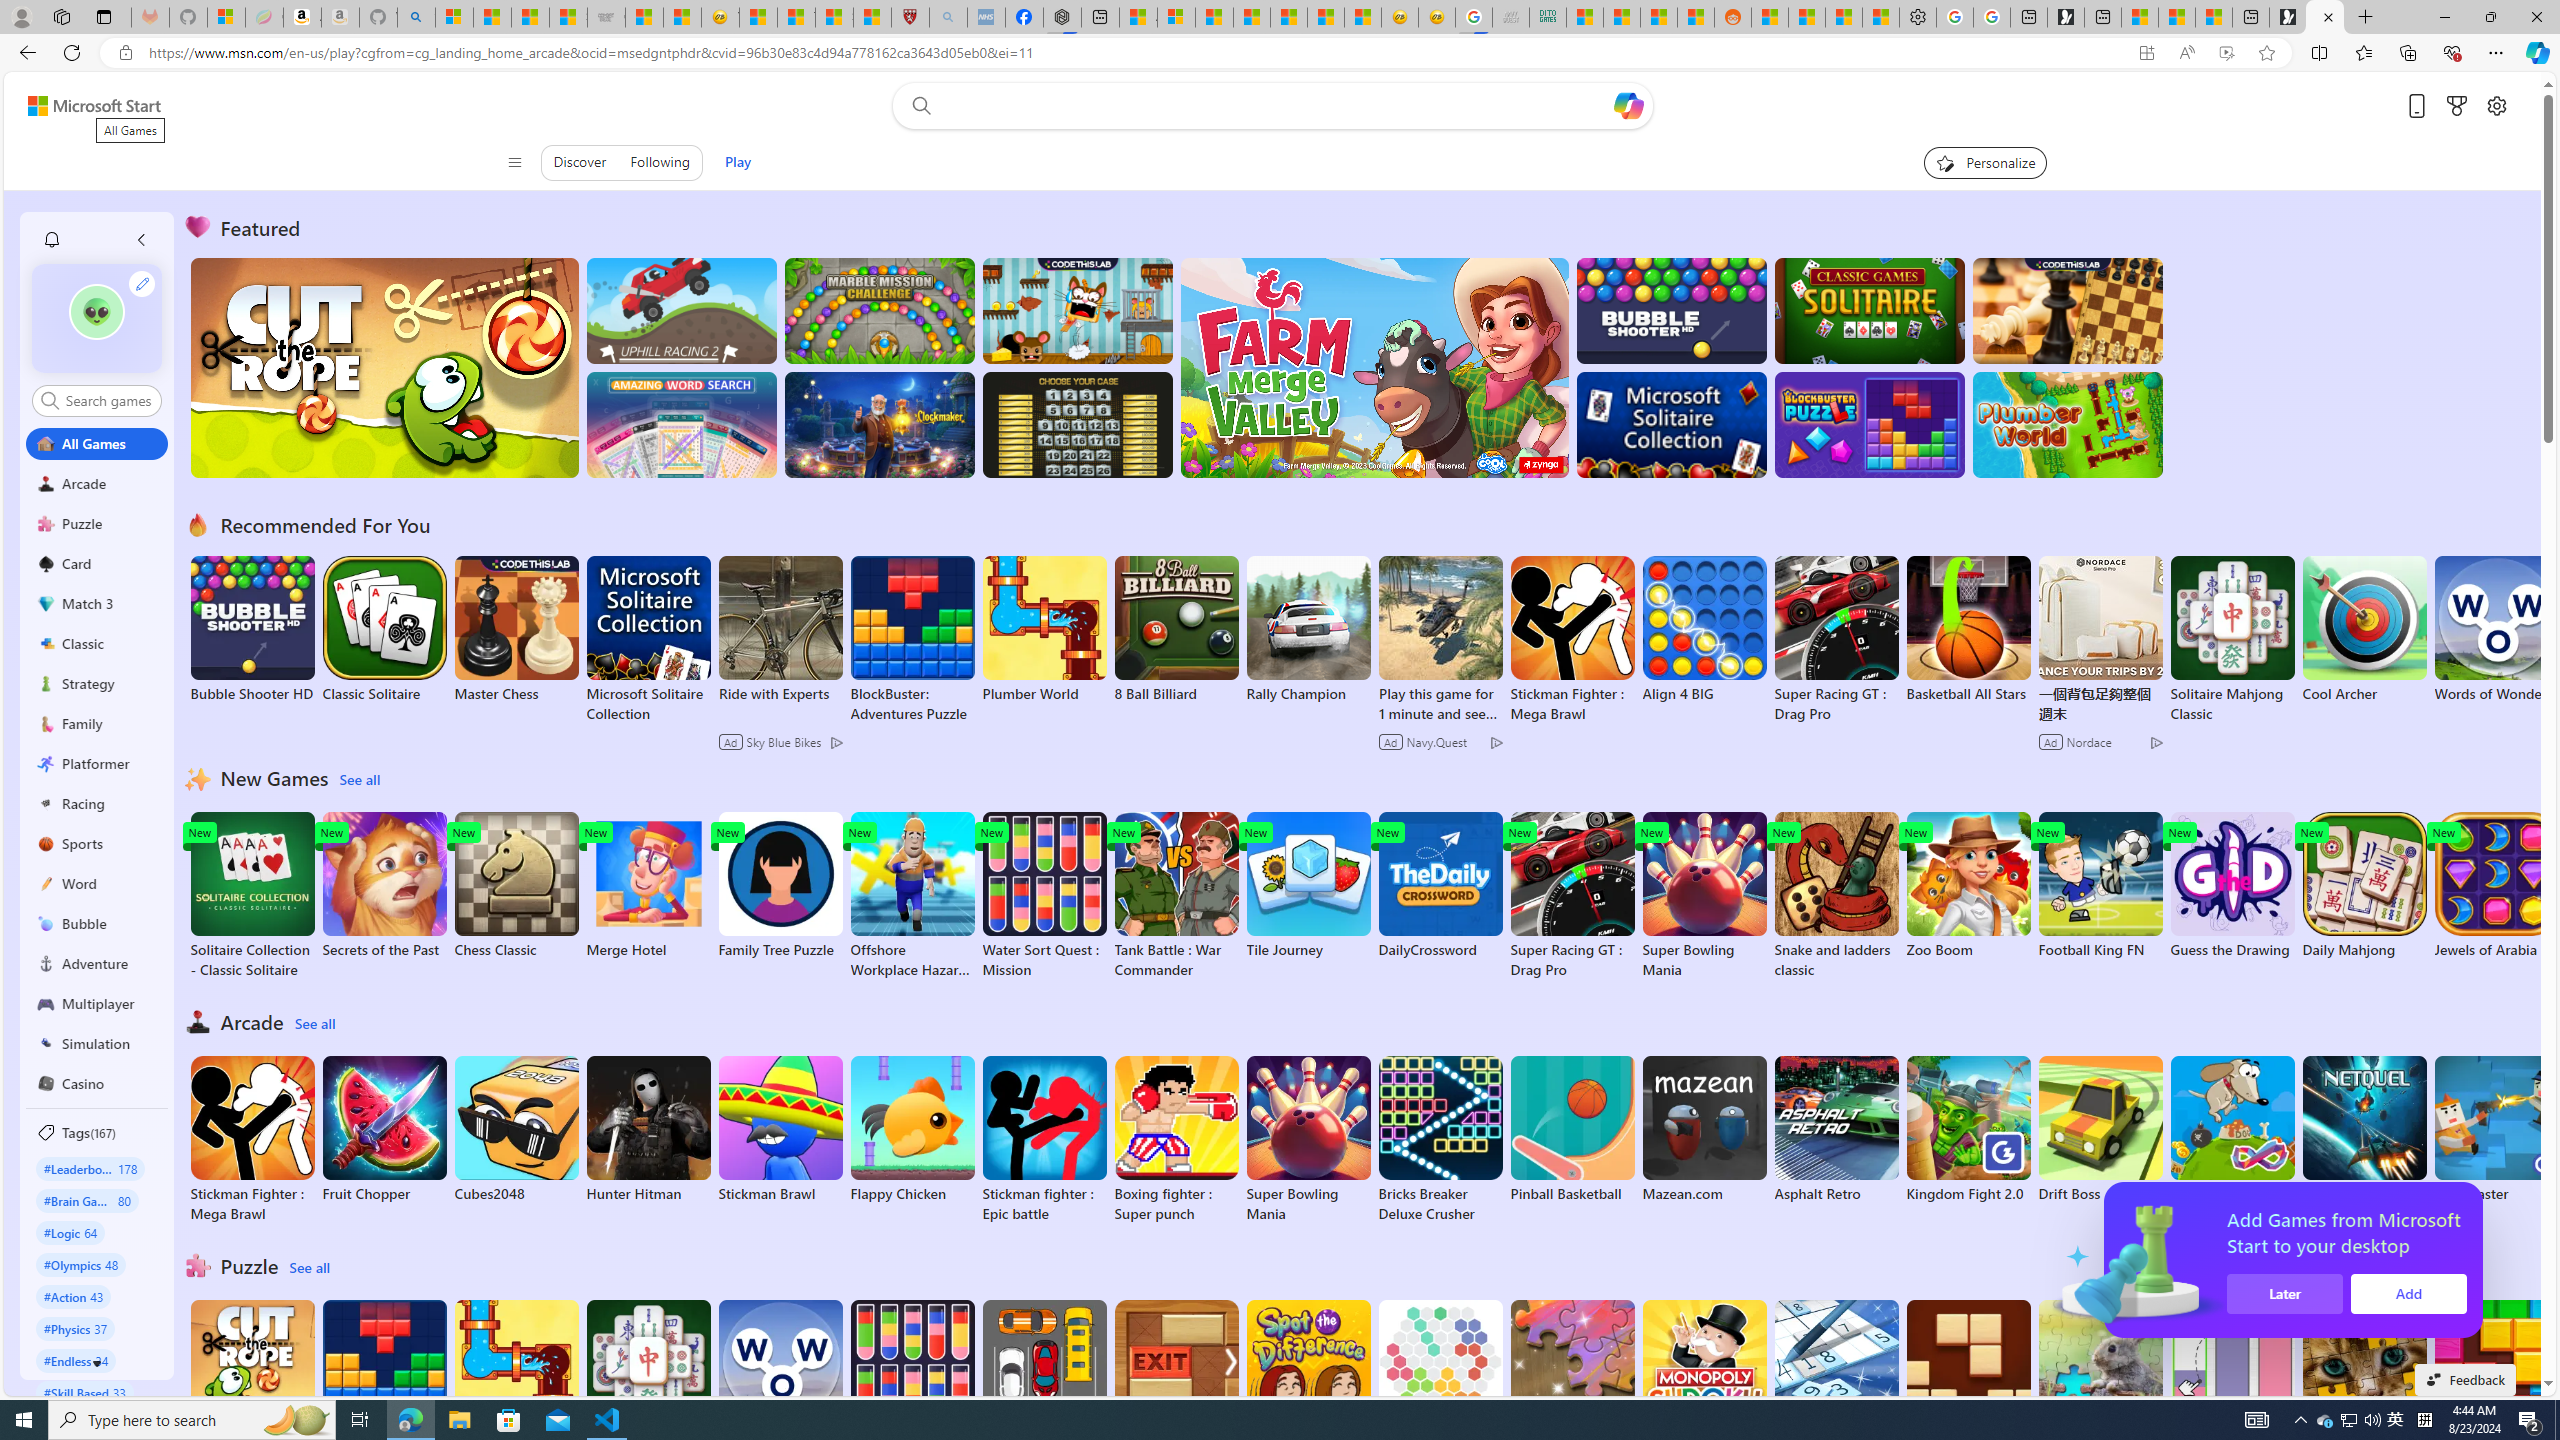 This screenshot has height=1440, width=2560. What do you see at coordinates (879, 424) in the screenshot?
I see `'Clockmaker'` at bounding box center [879, 424].